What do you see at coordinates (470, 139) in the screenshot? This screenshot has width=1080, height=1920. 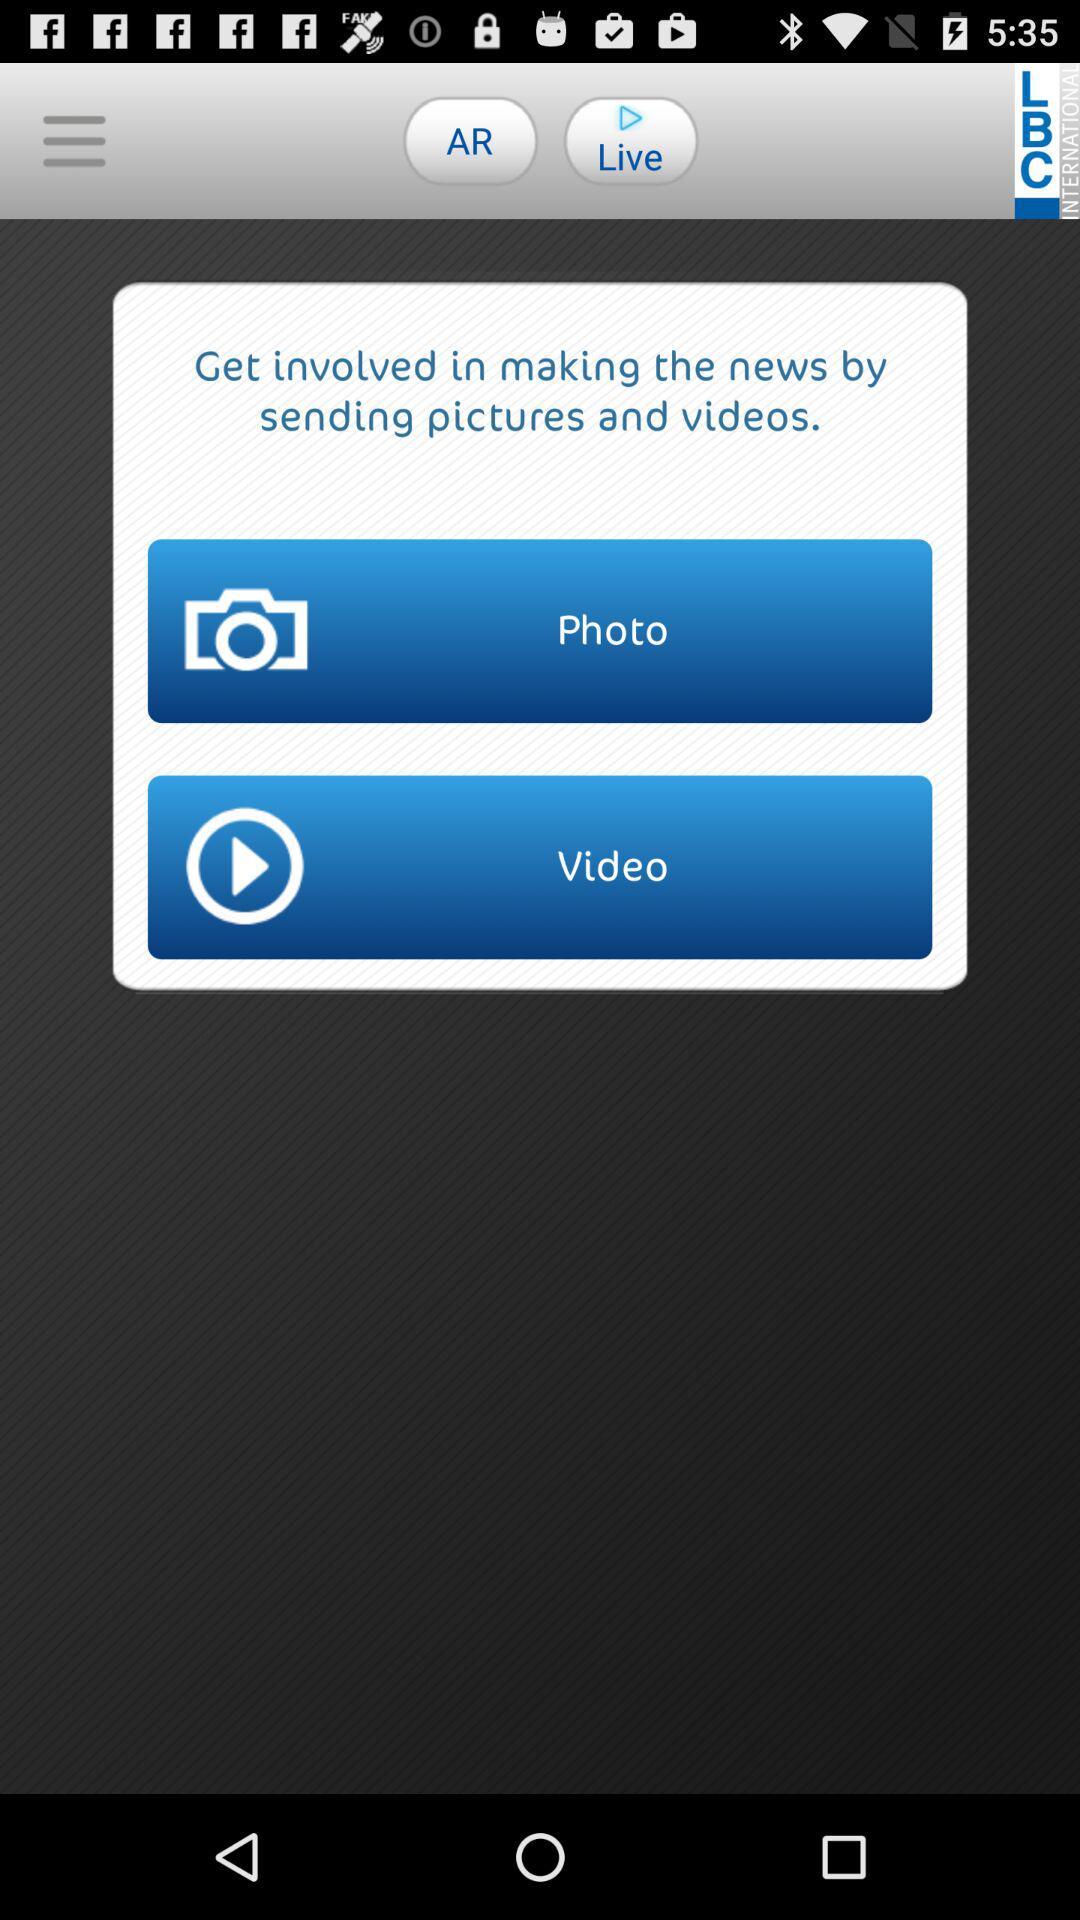 I see `icon to the left of live app` at bounding box center [470, 139].